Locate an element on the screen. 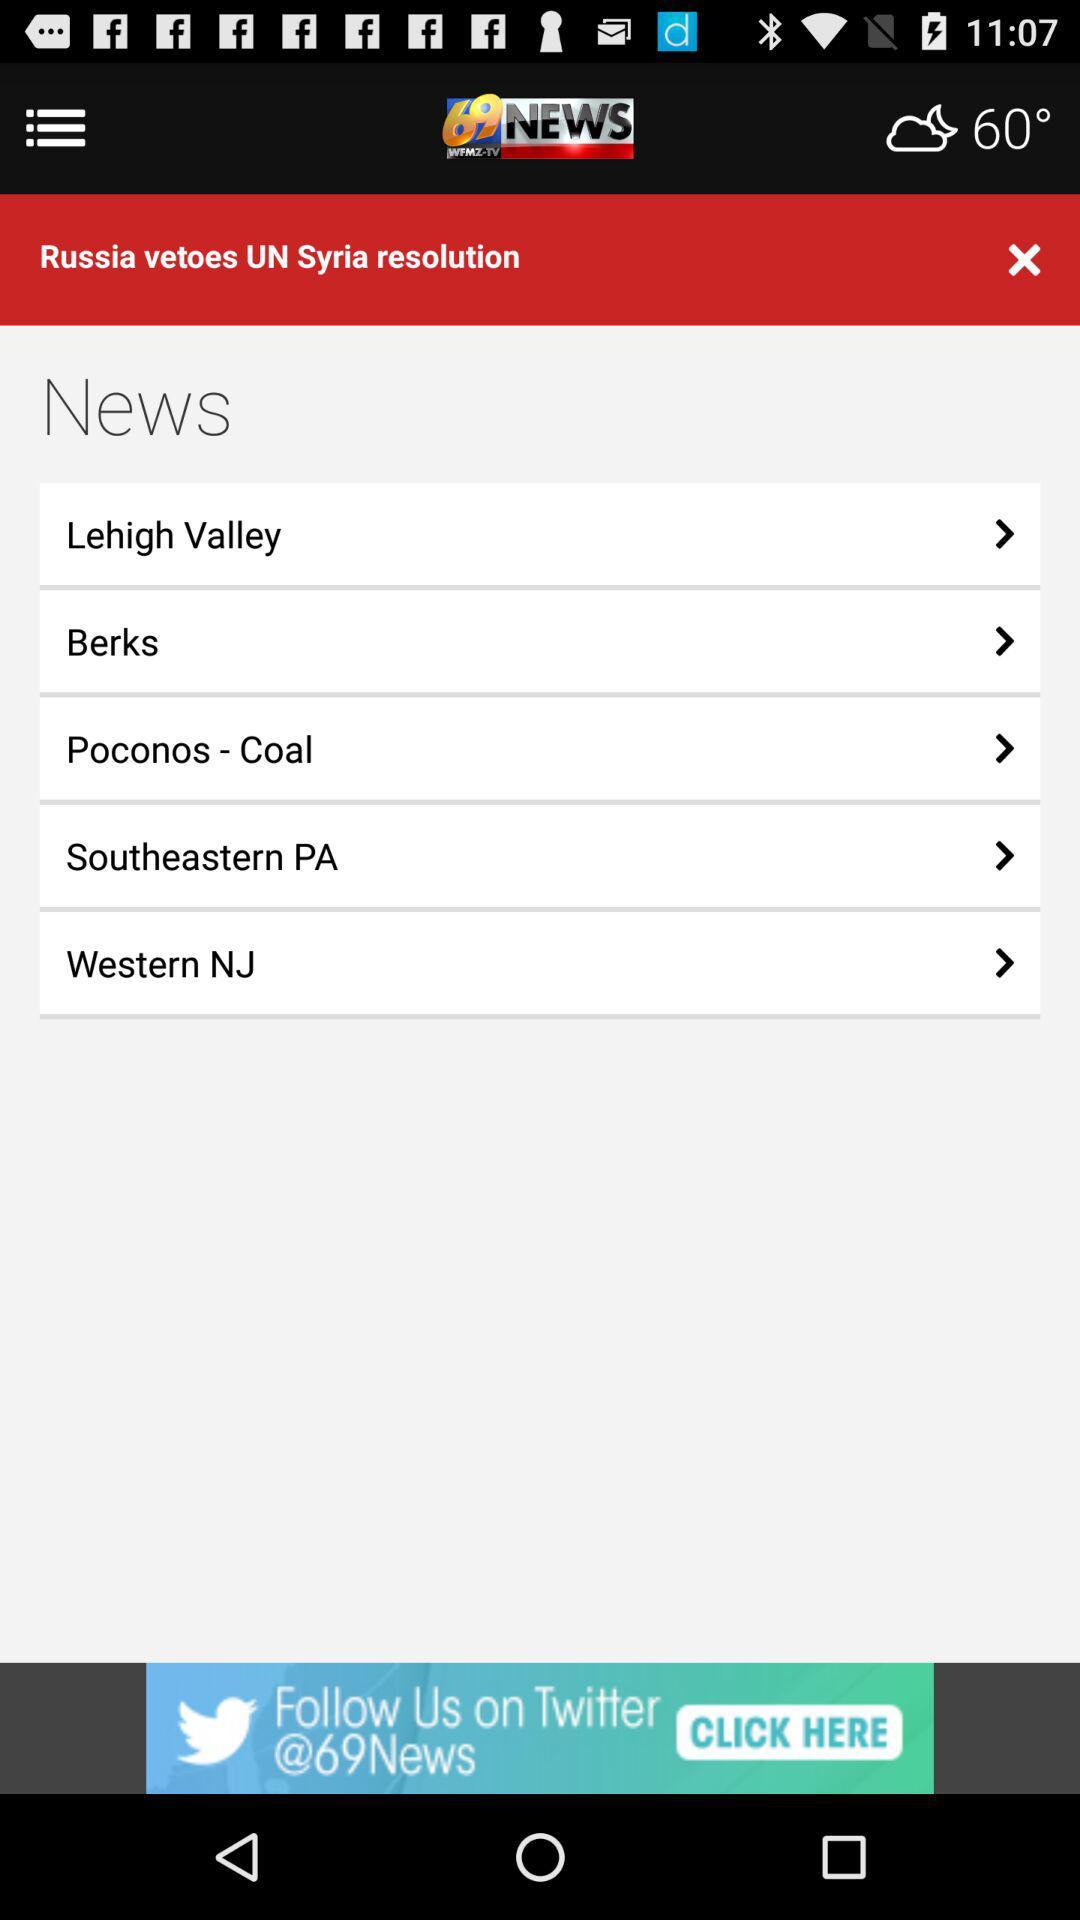 The width and height of the screenshot is (1080, 1920). main meanu is located at coordinates (540, 127).